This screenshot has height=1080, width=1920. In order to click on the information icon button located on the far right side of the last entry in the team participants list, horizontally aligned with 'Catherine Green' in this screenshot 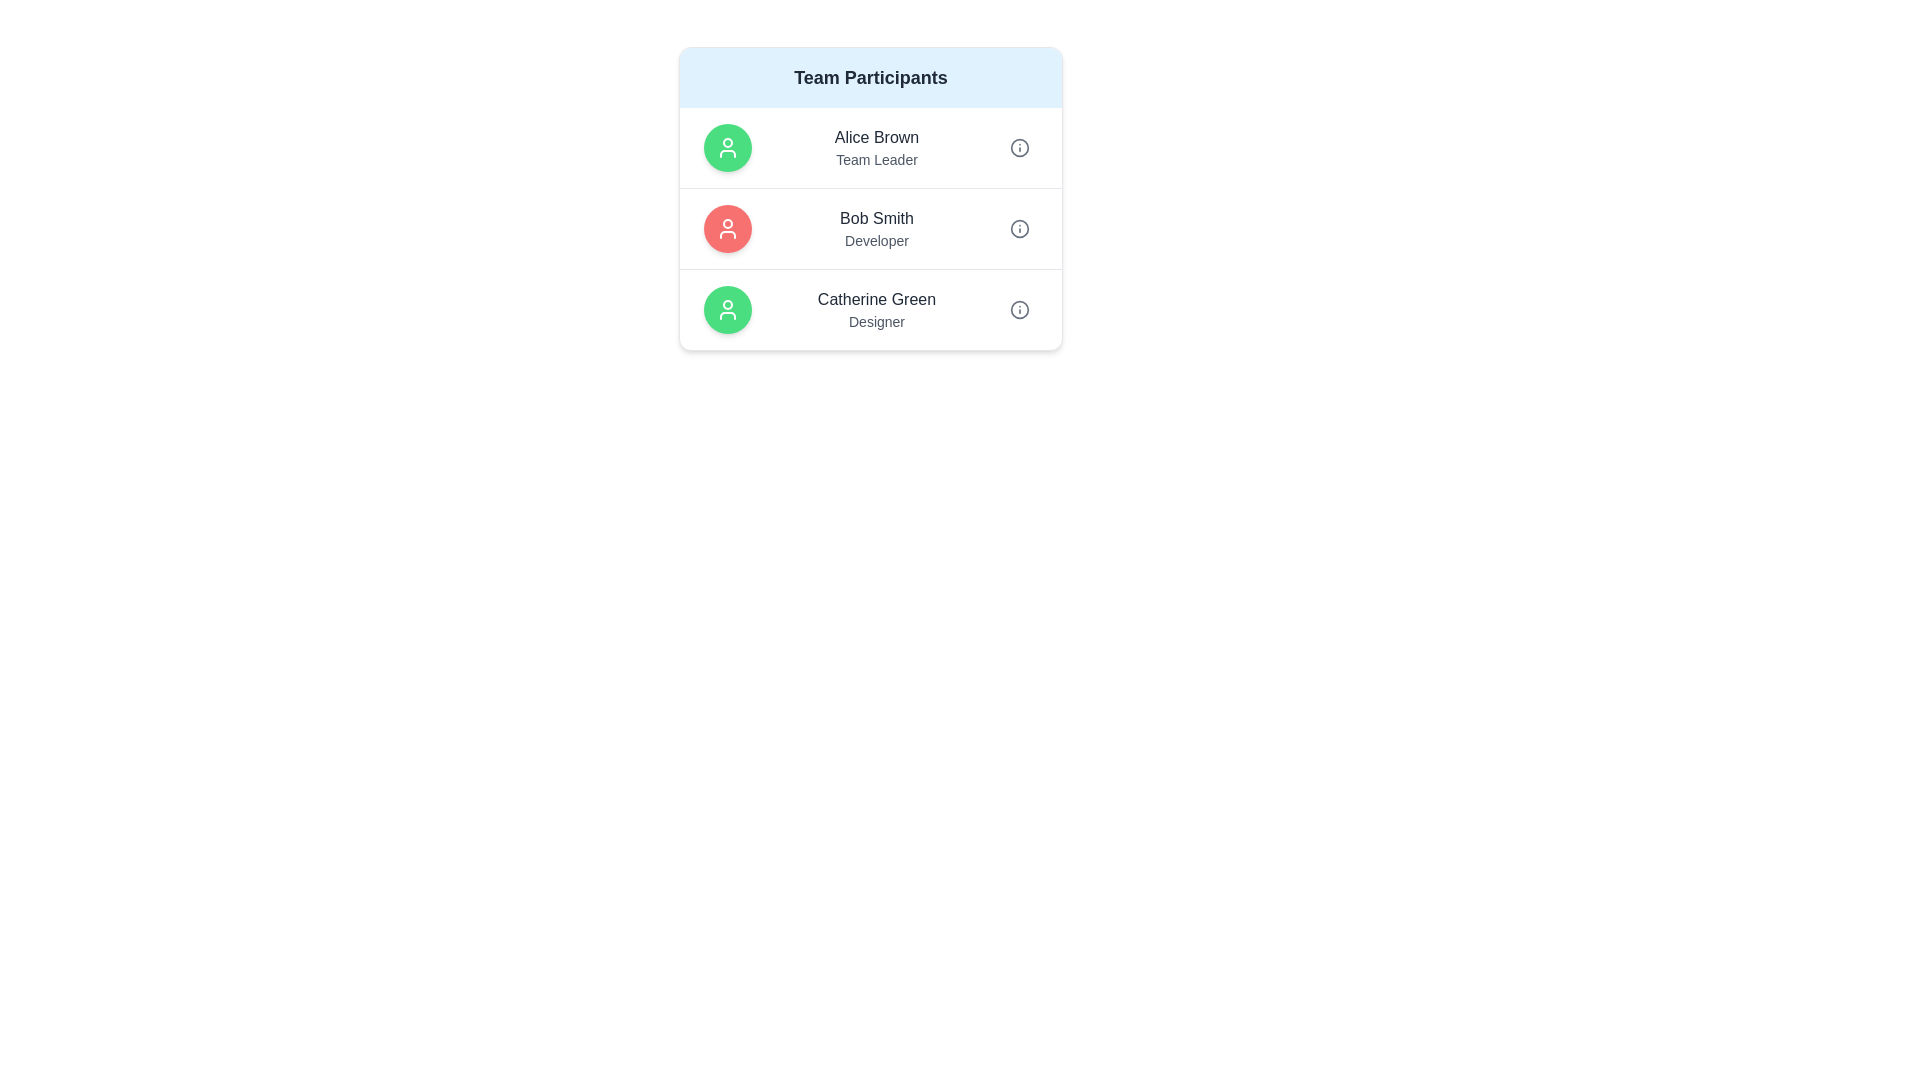, I will do `click(1019, 309)`.